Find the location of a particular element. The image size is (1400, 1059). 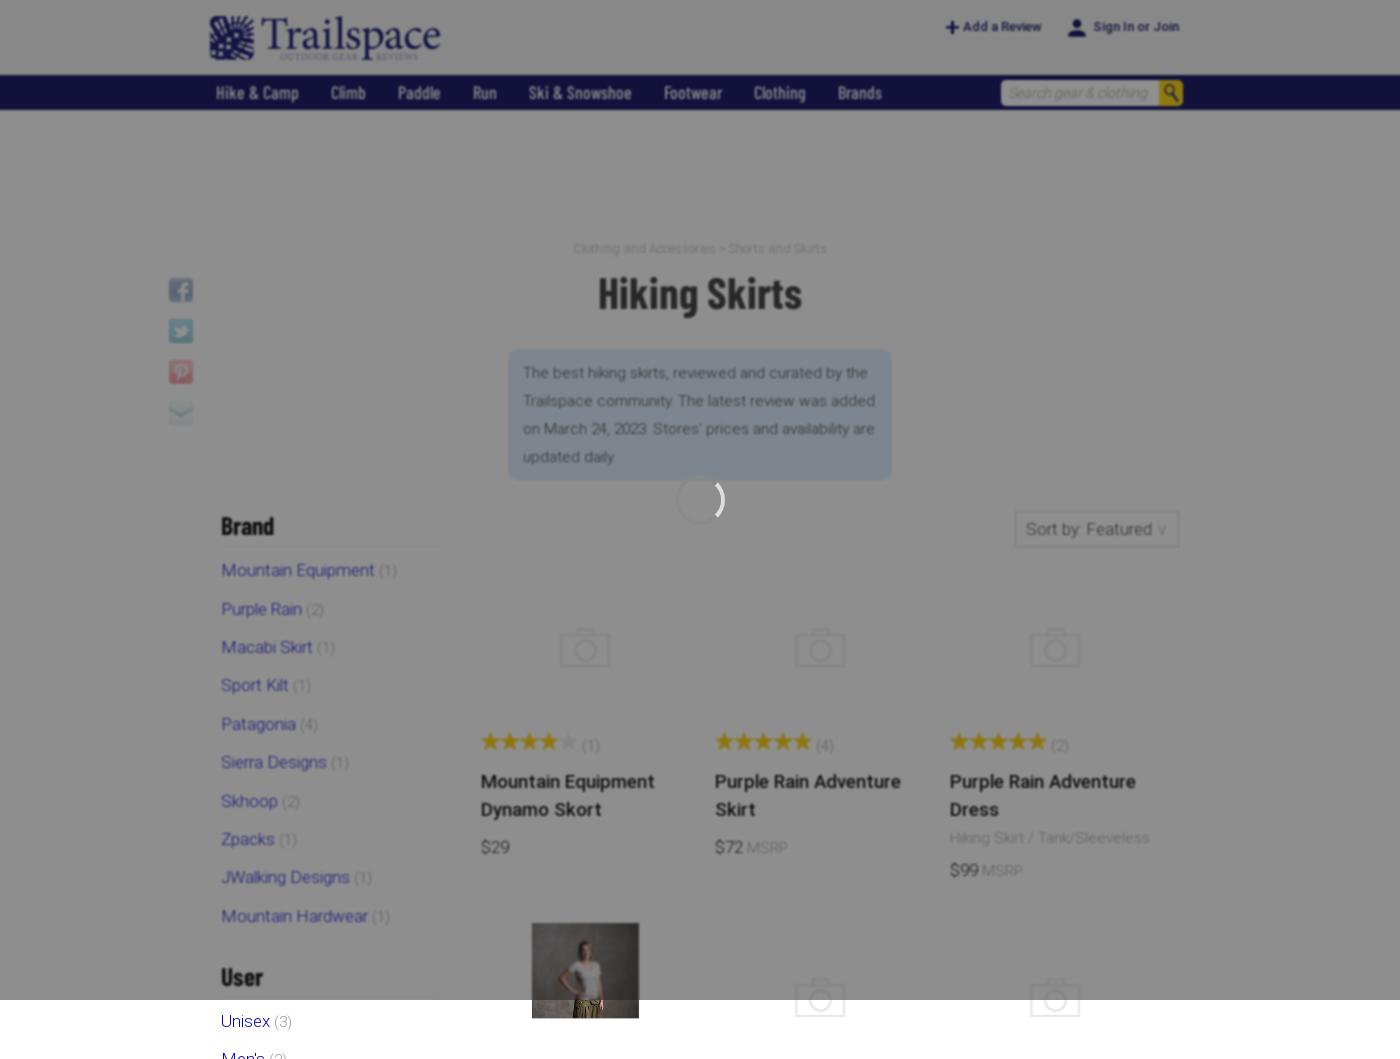

'Purple Rain Adventure Dress' is located at coordinates (1043, 795).